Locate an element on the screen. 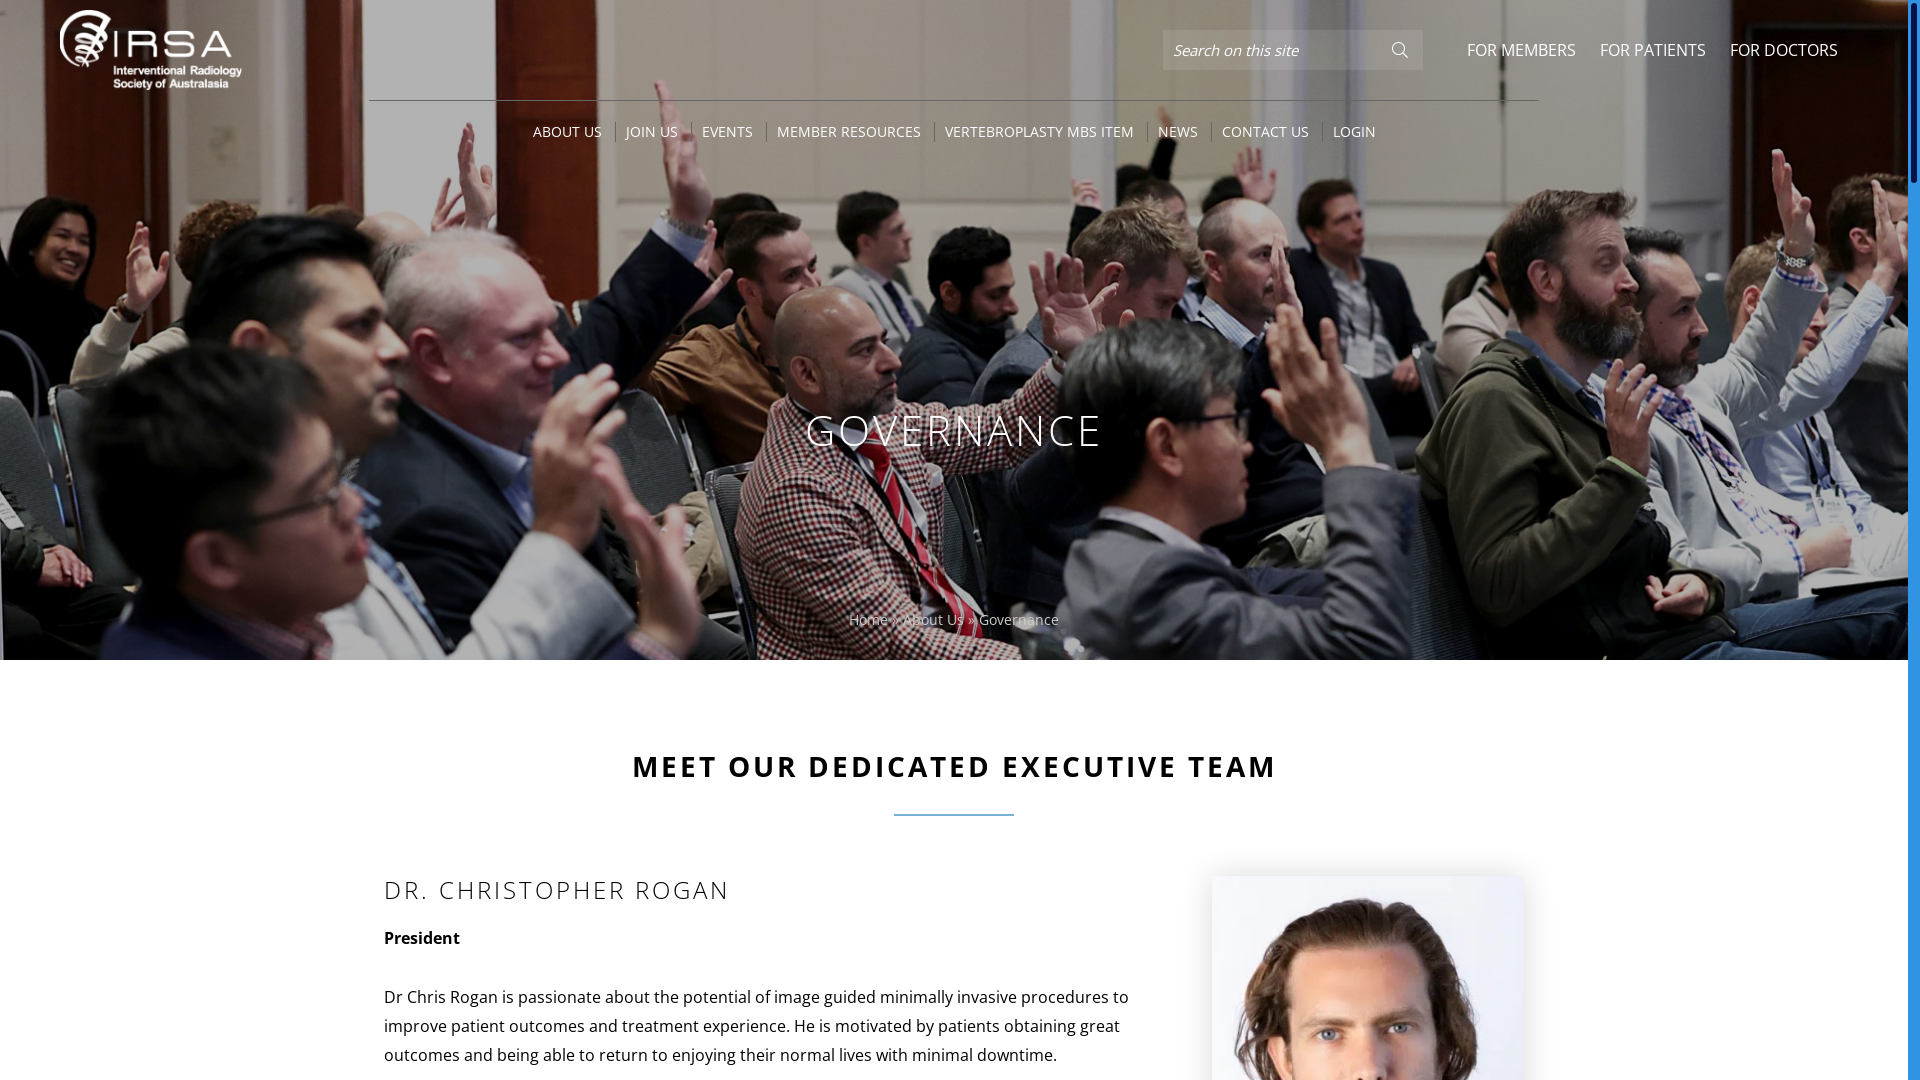 Image resolution: width=1920 pixels, height=1080 pixels. 'EVENTS' is located at coordinates (726, 131).